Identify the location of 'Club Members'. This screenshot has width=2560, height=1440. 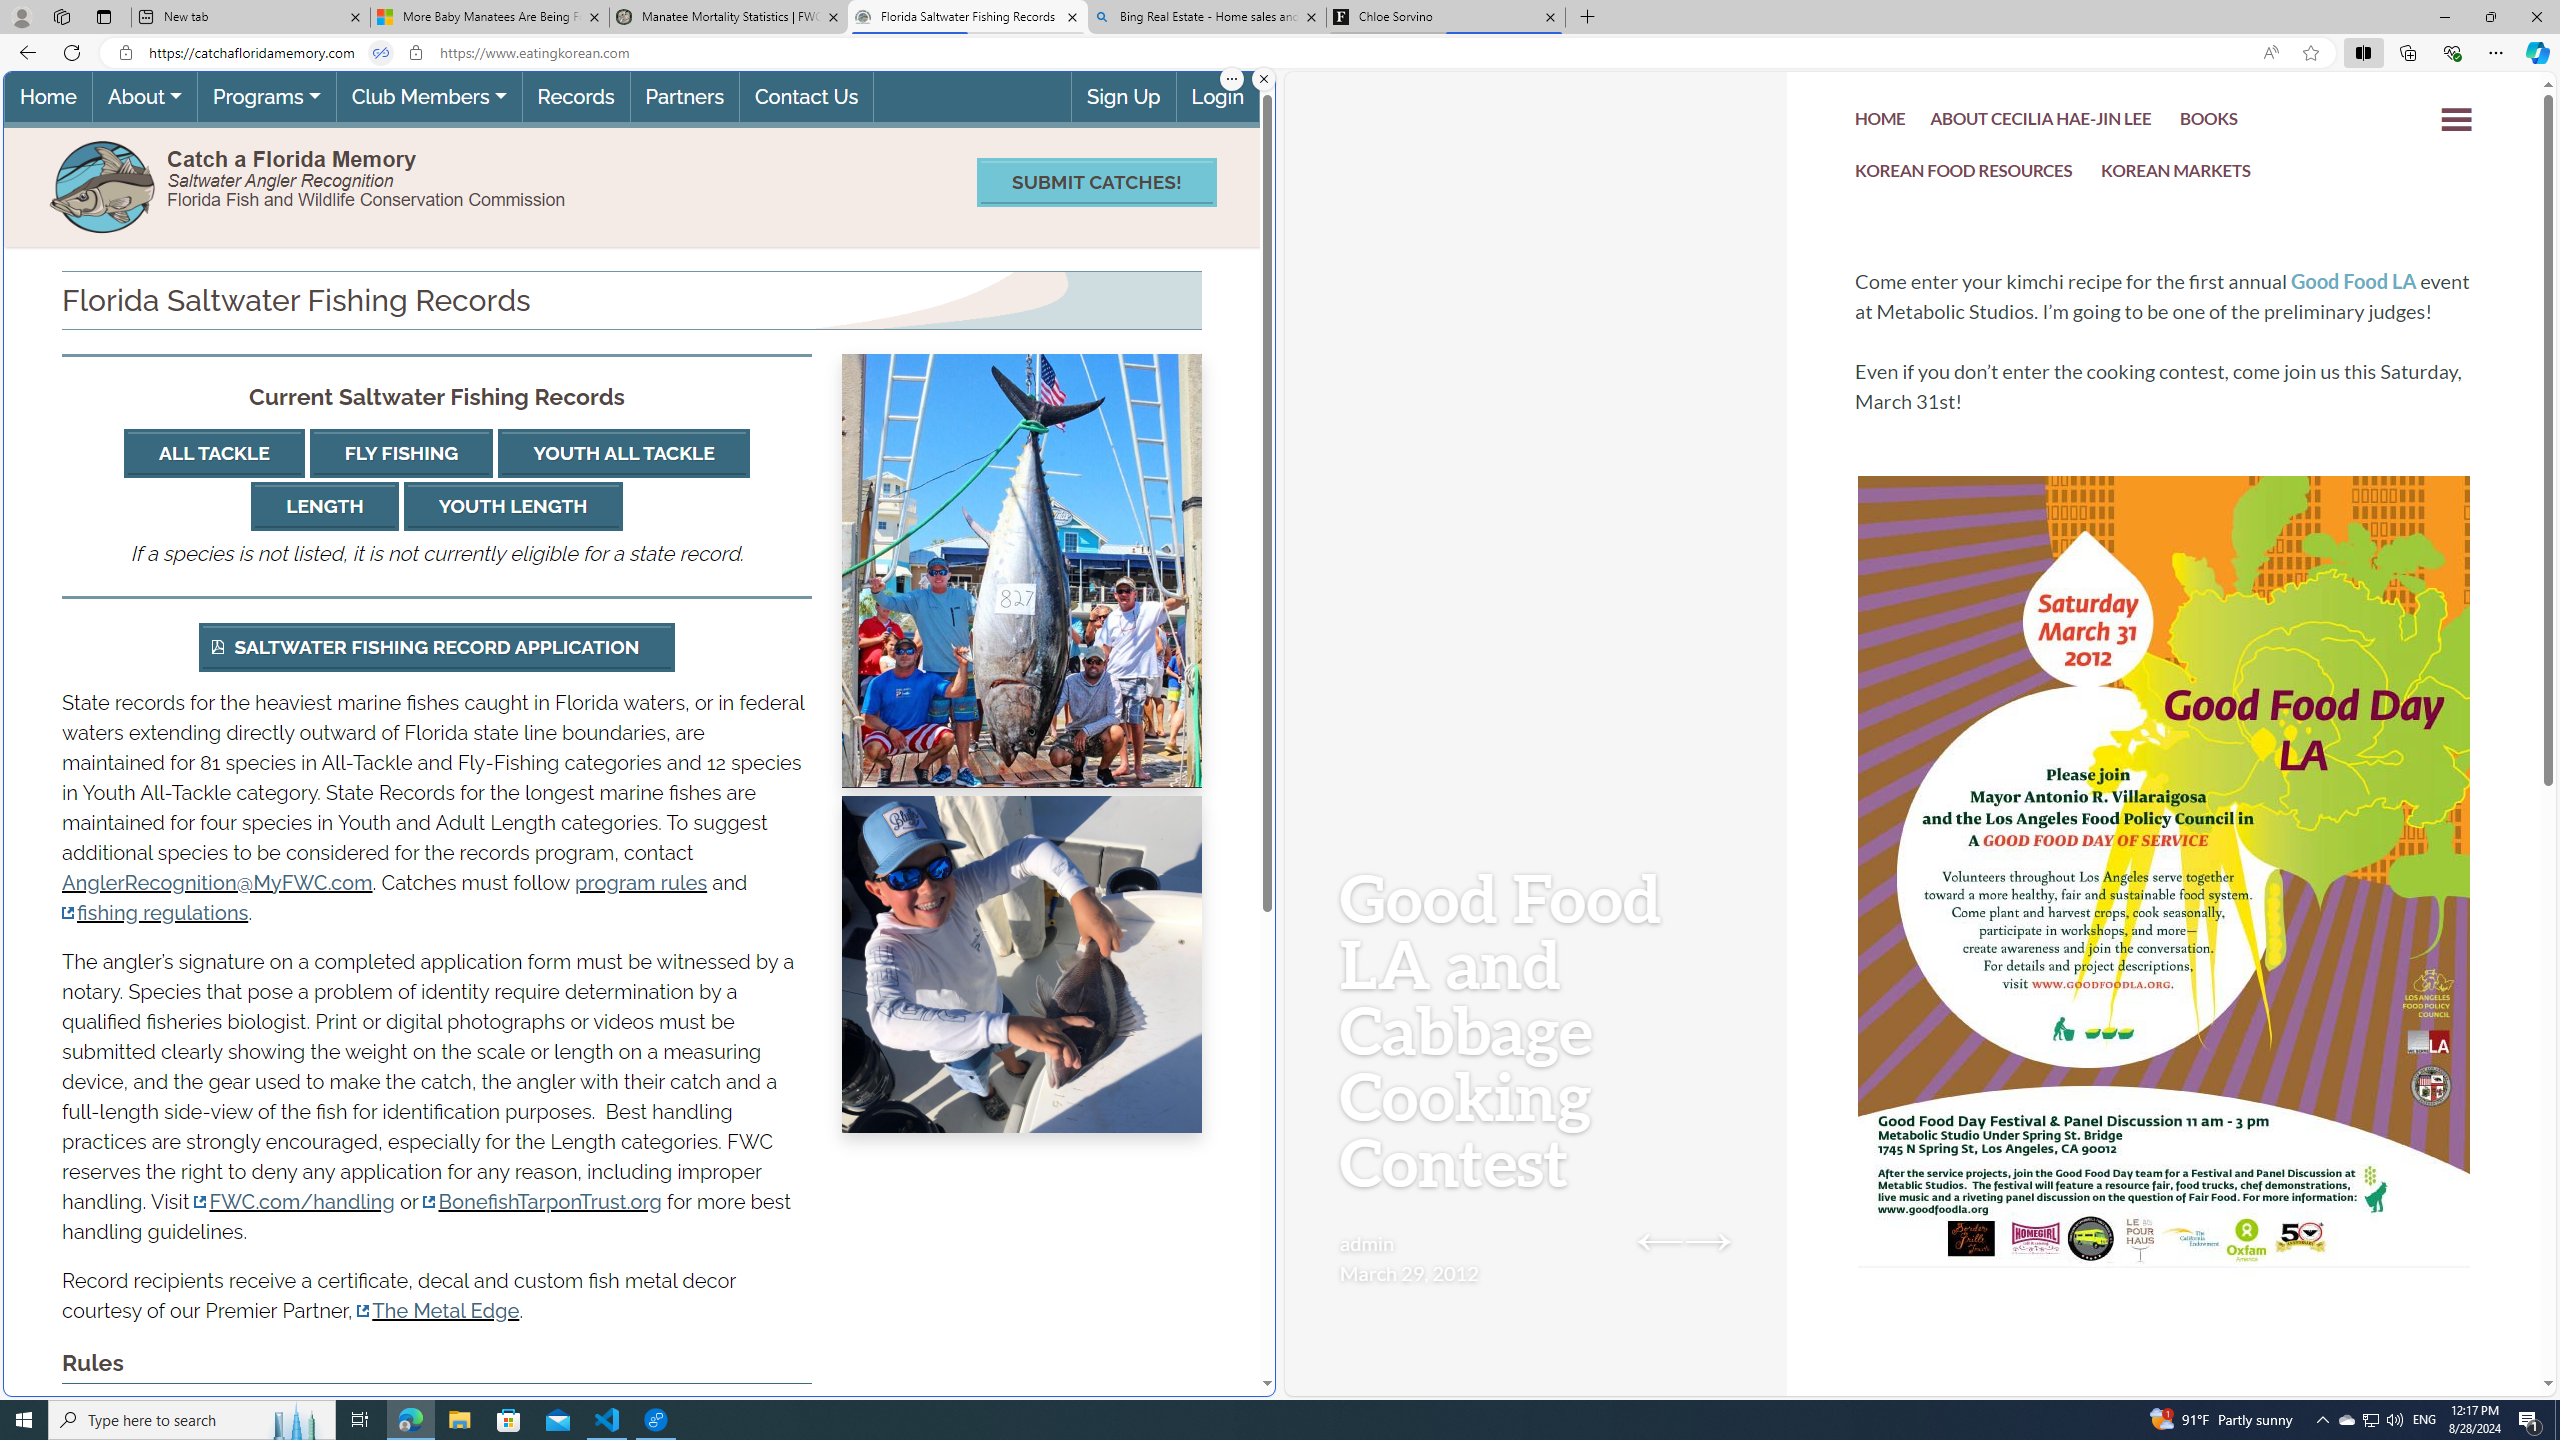
(428, 96).